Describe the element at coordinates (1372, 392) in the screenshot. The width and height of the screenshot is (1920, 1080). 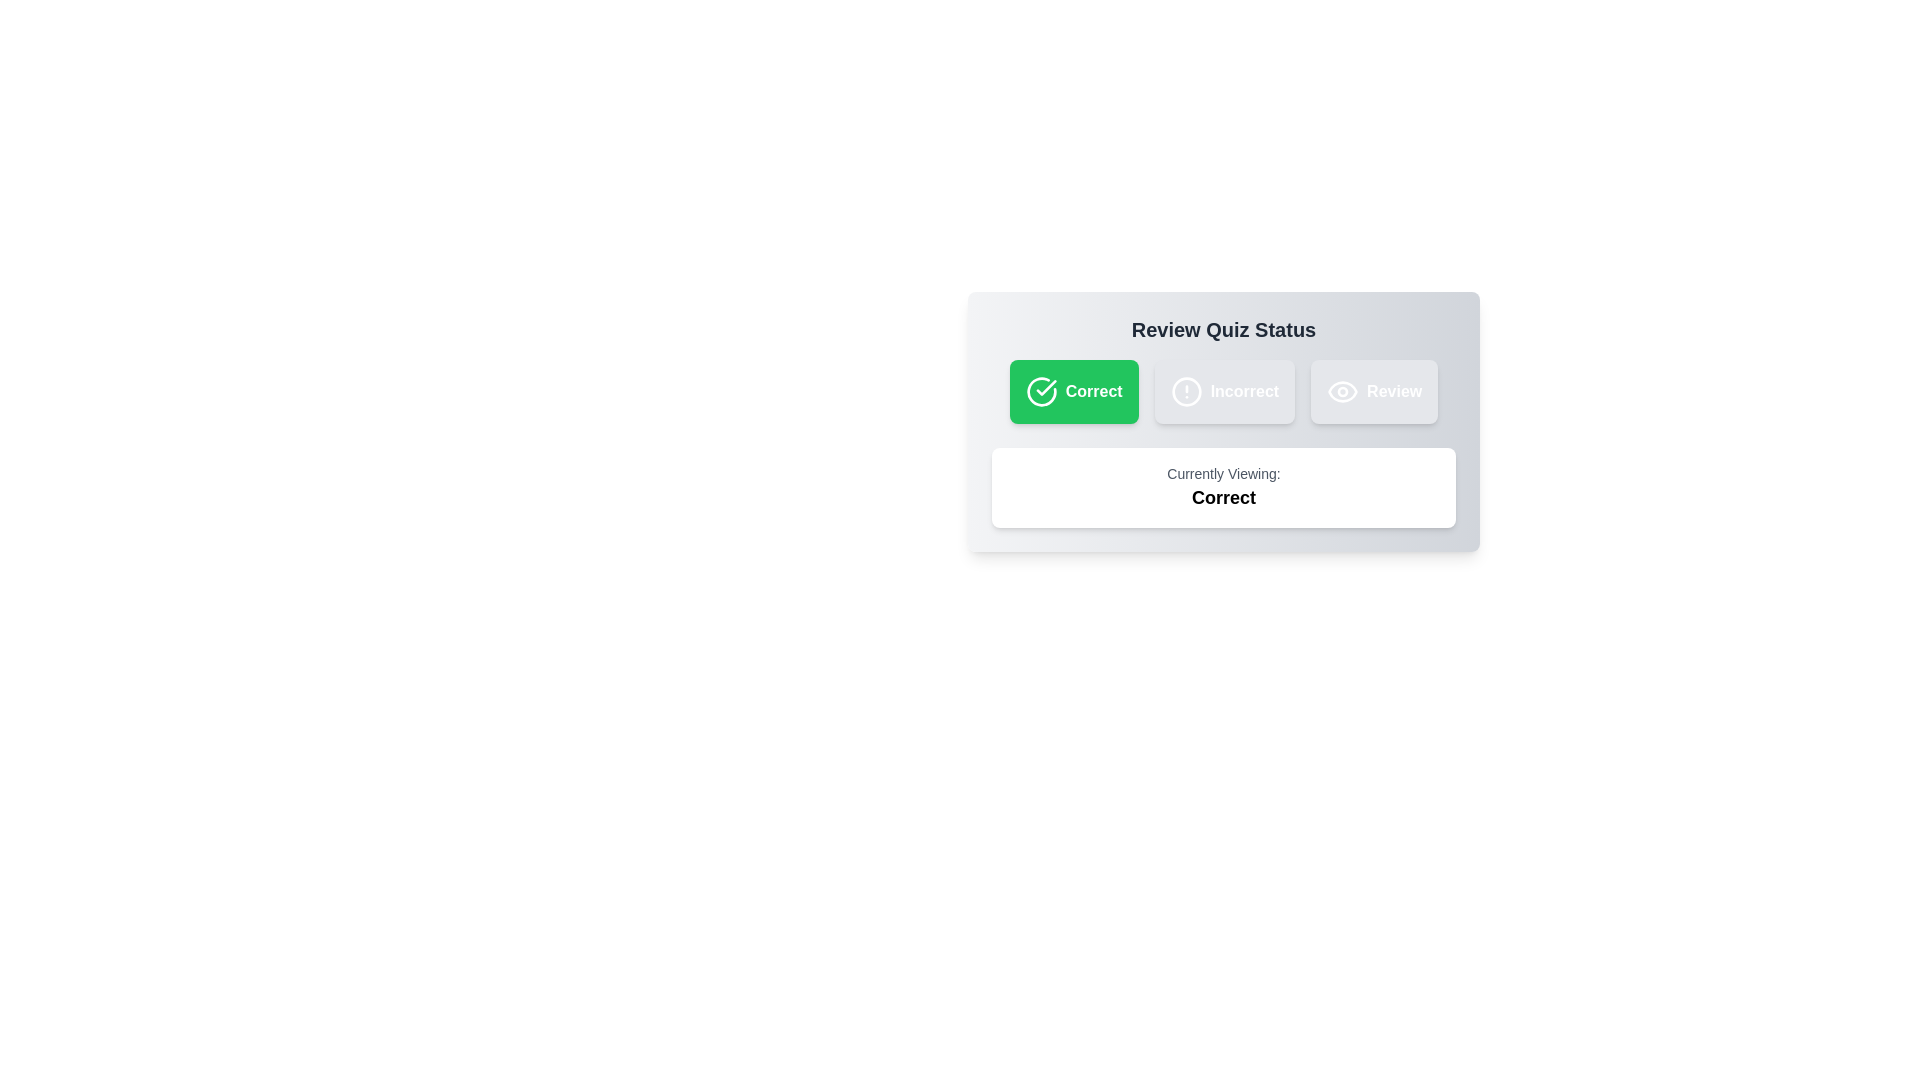
I see `the Review button to change the quiz review status` at that location.